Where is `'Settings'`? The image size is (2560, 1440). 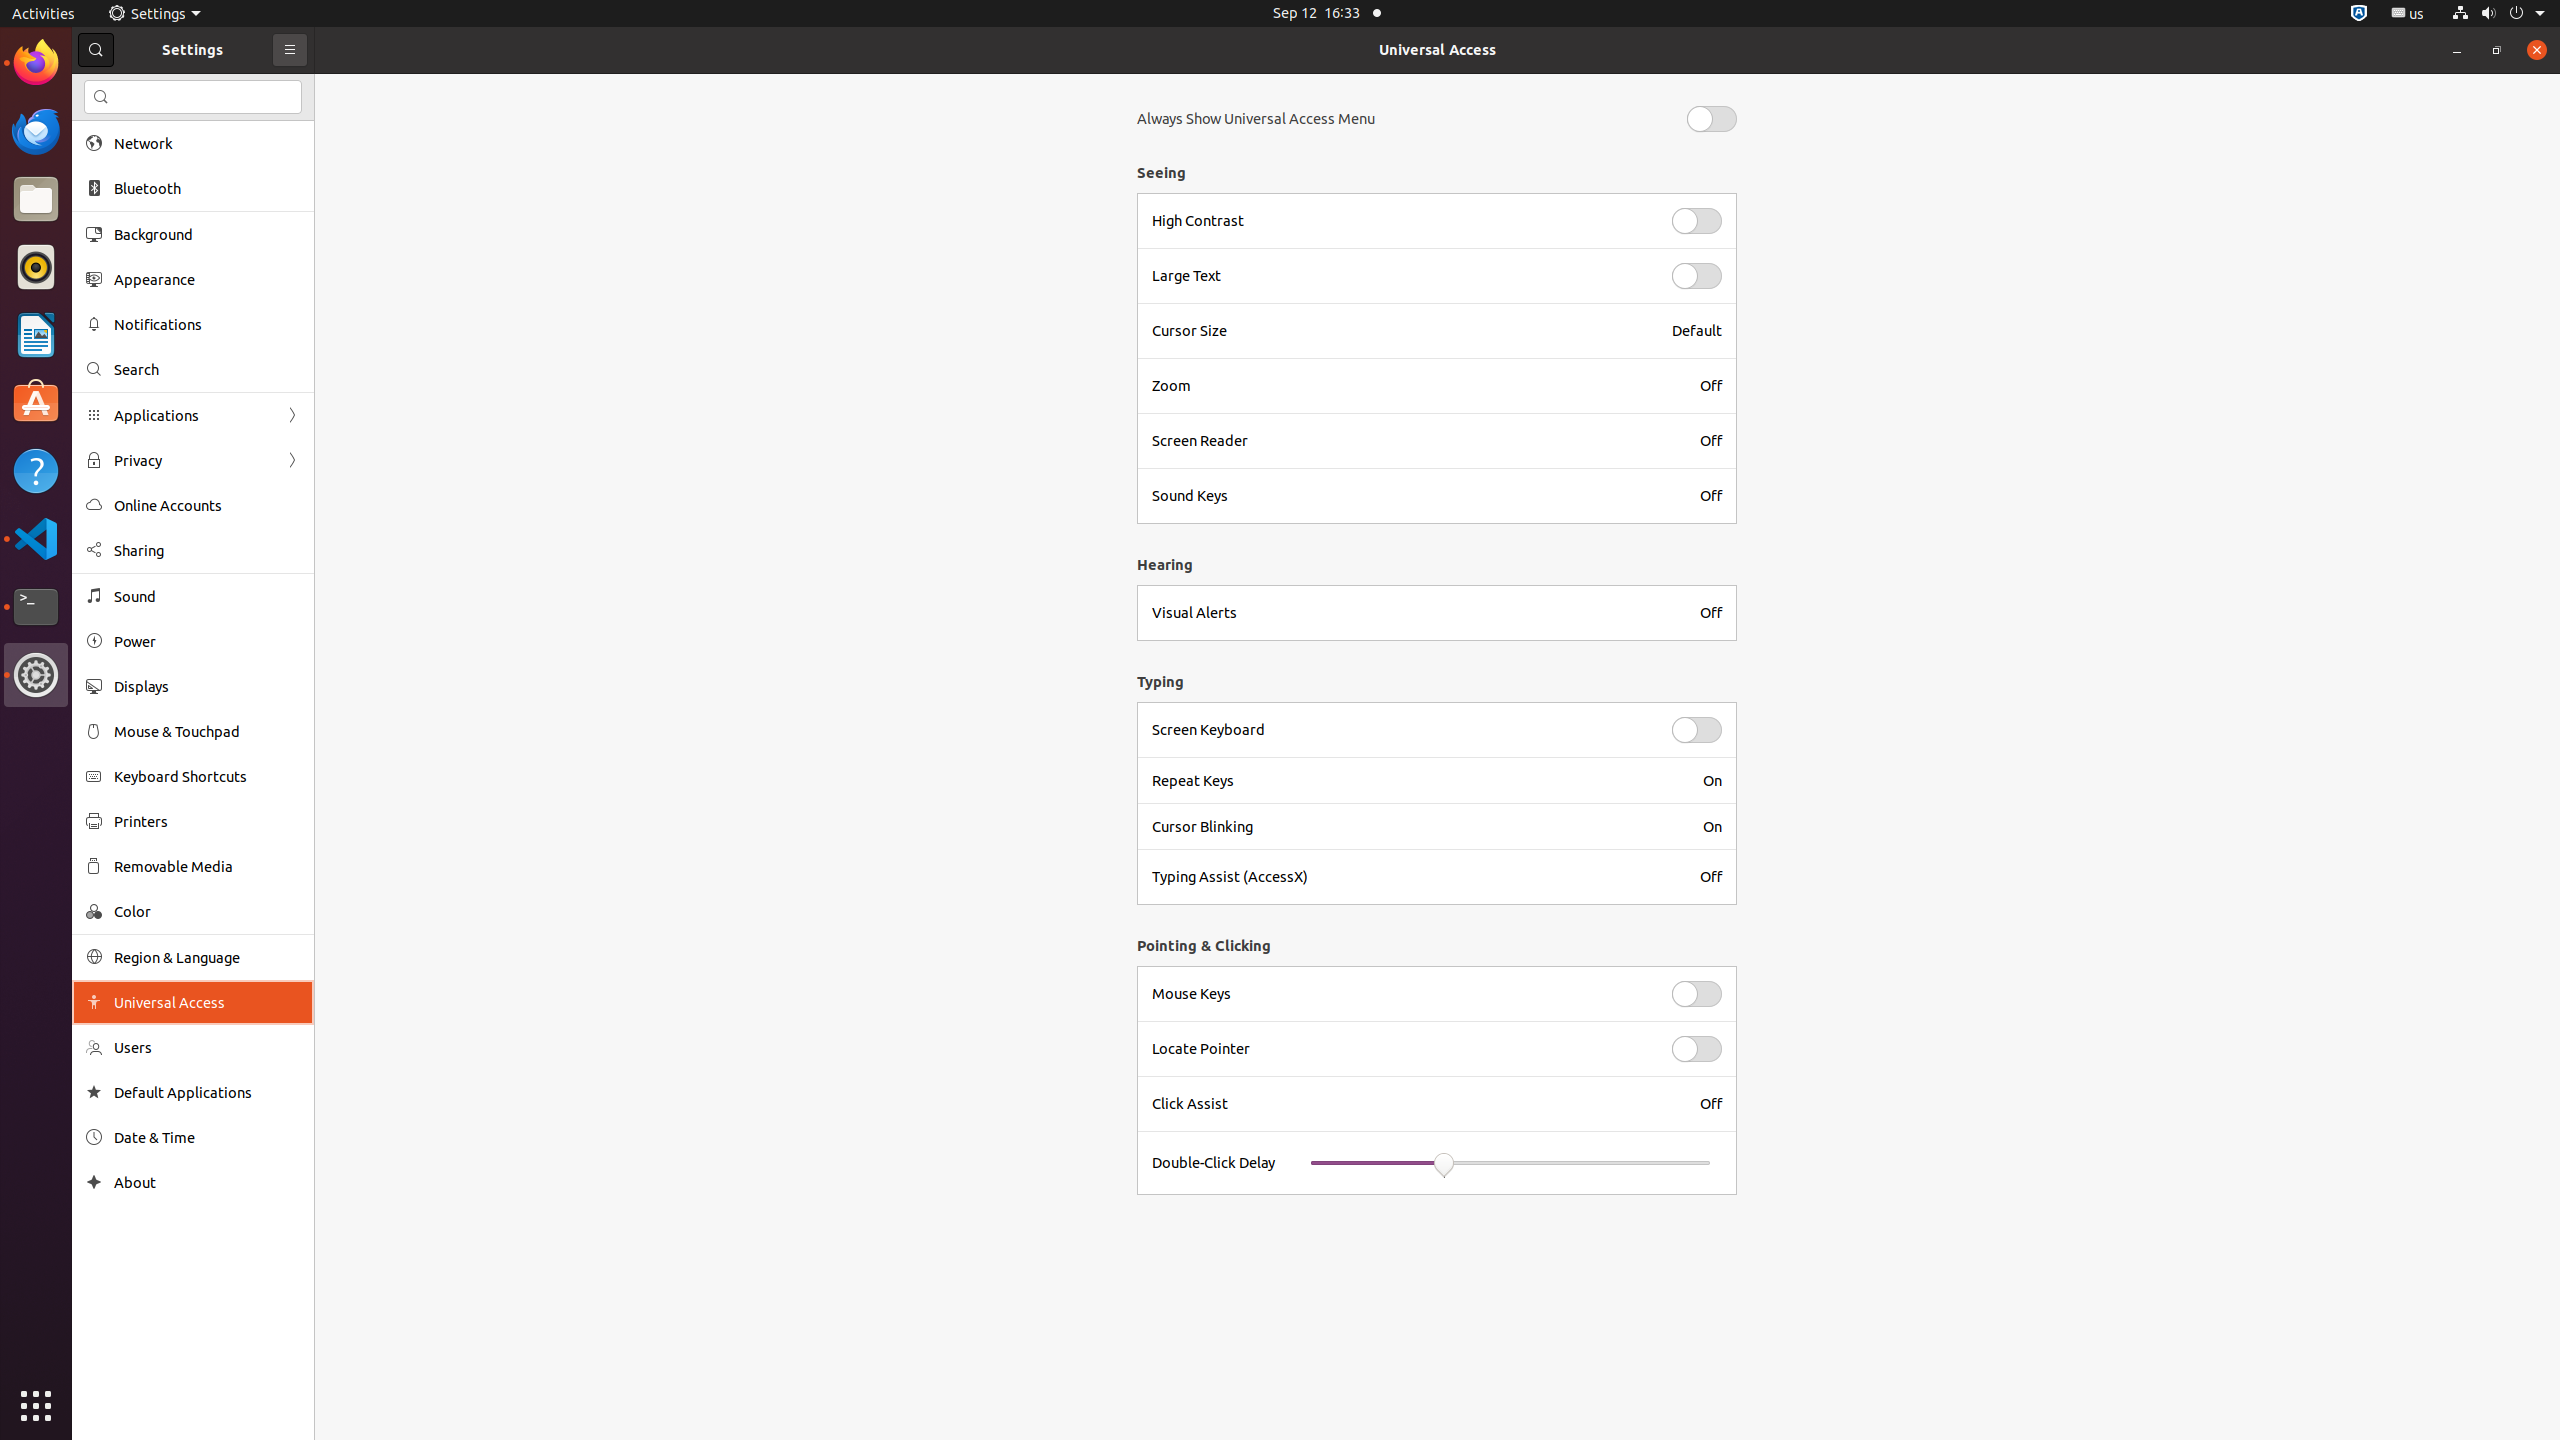 'Settings' is located at coordinates (154, 12).